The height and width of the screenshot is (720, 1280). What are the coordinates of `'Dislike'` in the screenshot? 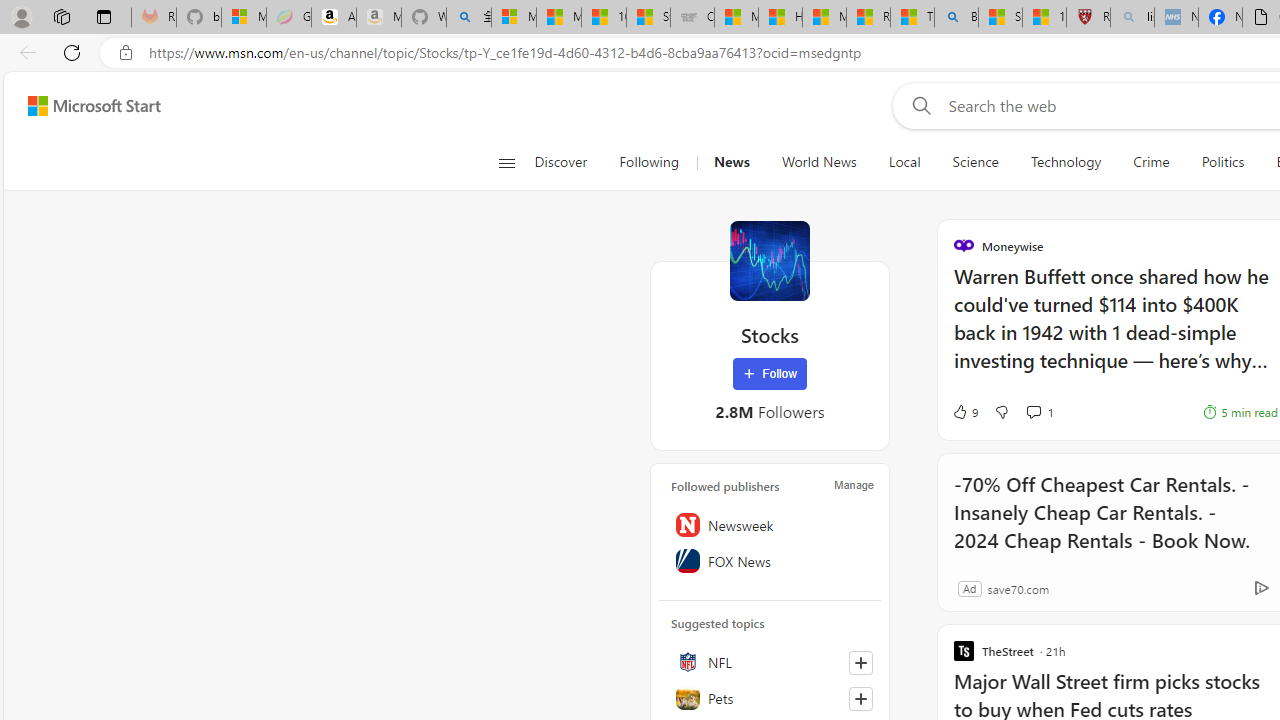 It's located at (1001, 411).